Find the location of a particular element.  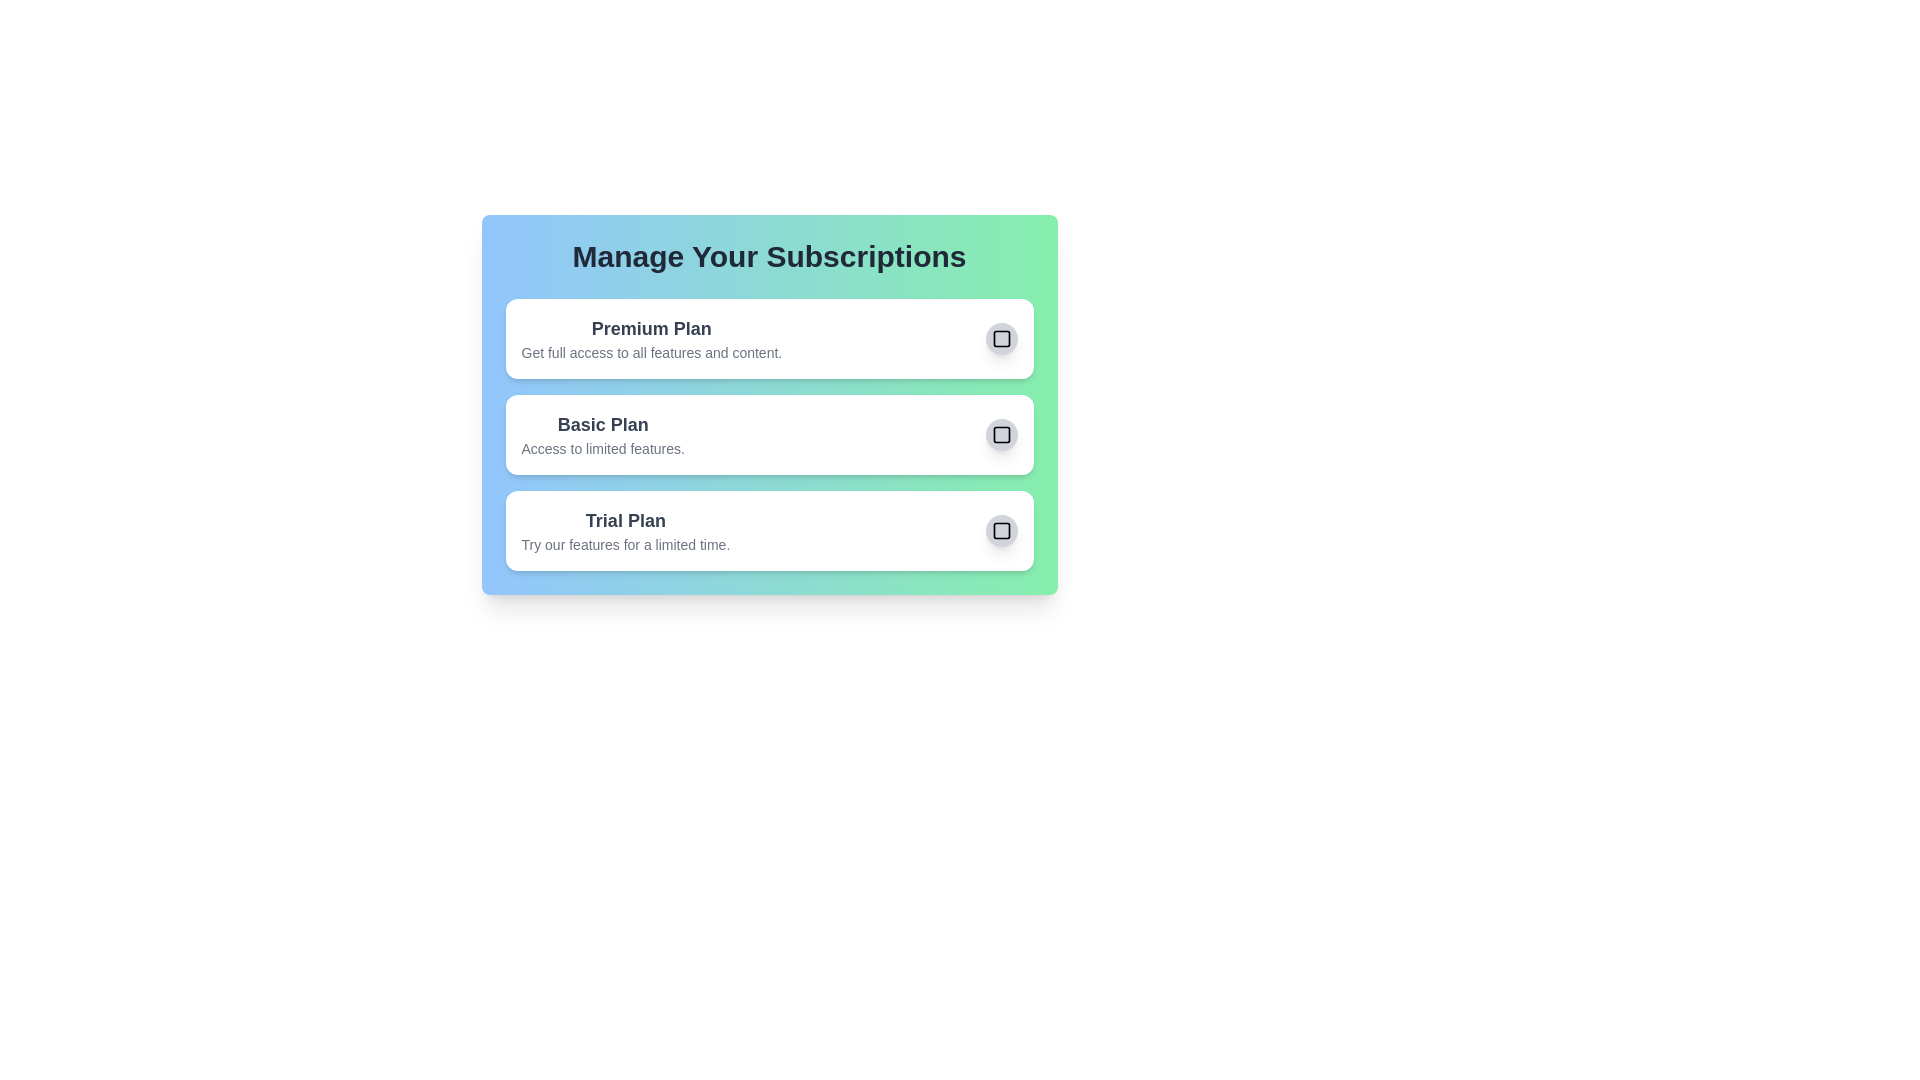

the rounded square button with a light gray background and a centered black square icon located in the 'Trial Plan' card under the 'Manage Your Subscriptions' section is located at coordinates (1001, 530).